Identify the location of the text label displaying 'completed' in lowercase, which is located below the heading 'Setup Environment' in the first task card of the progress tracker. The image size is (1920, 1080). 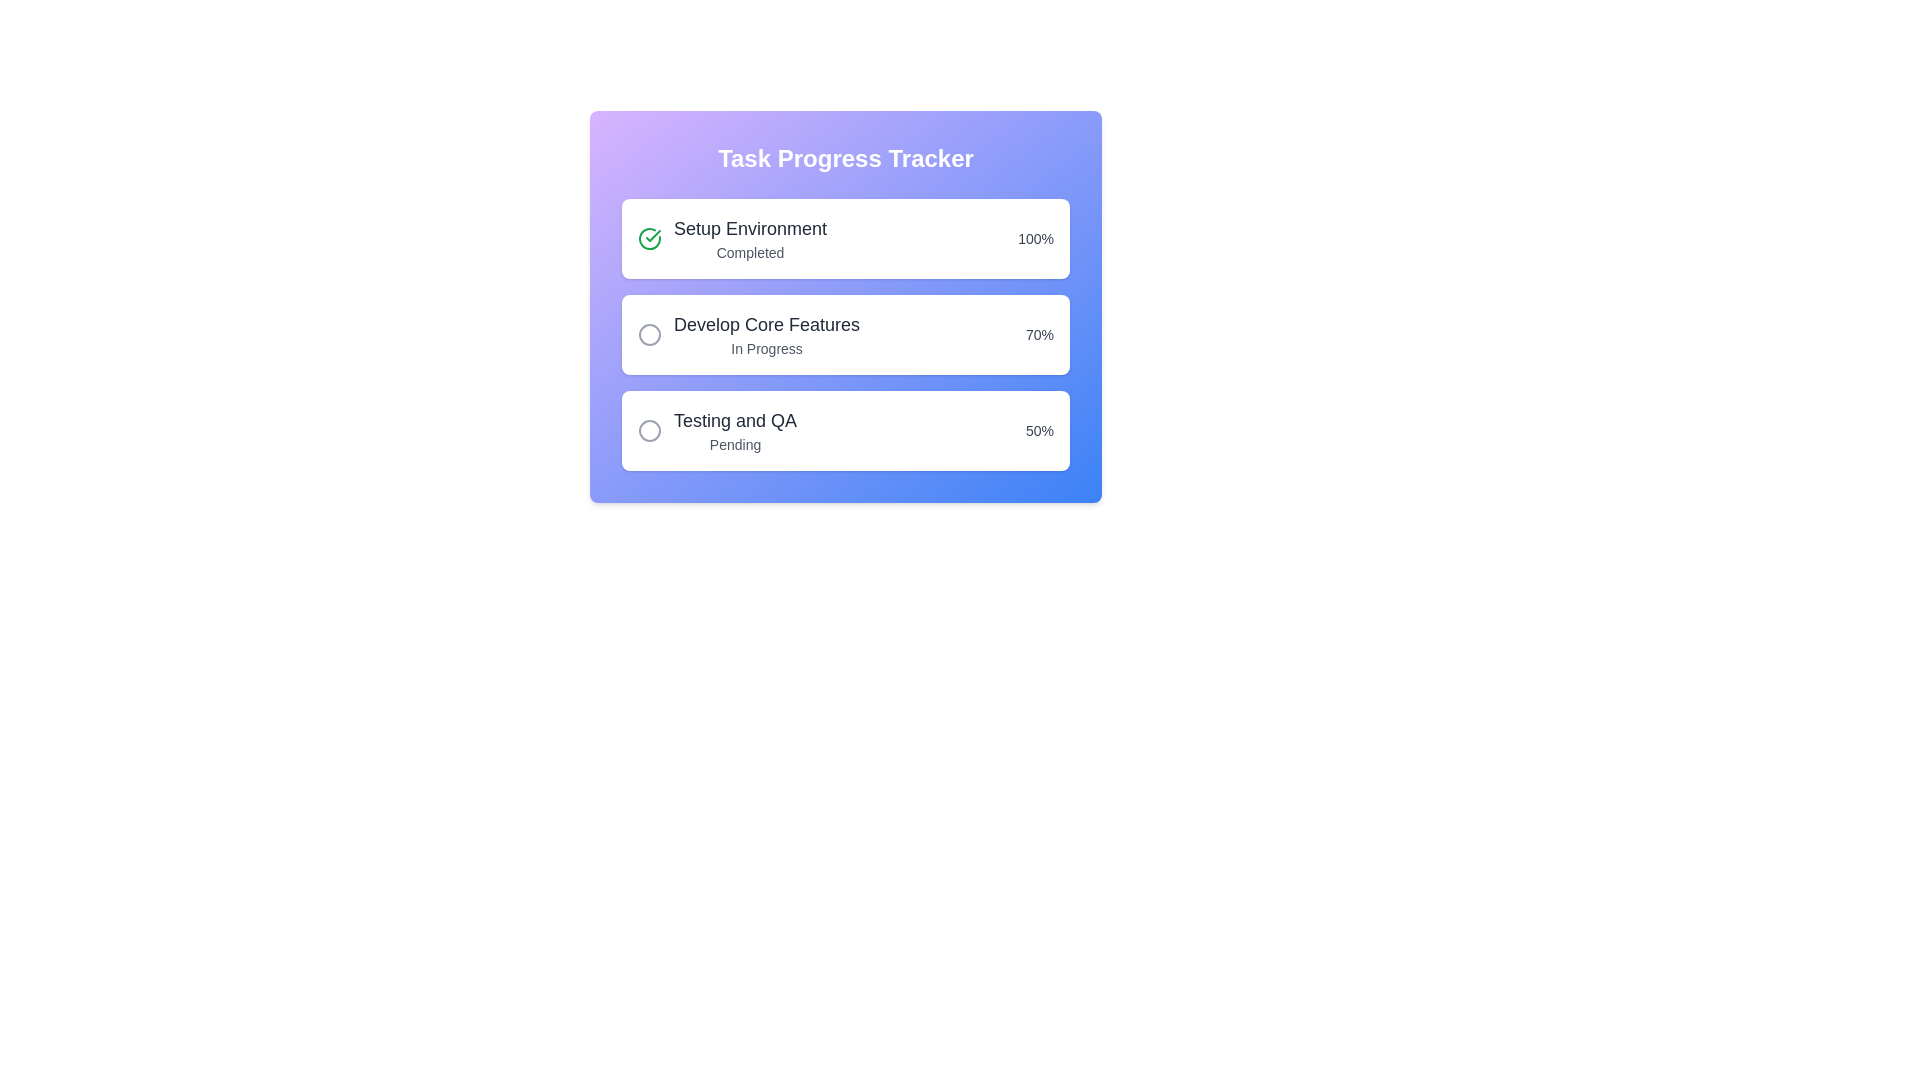
(749, 252).